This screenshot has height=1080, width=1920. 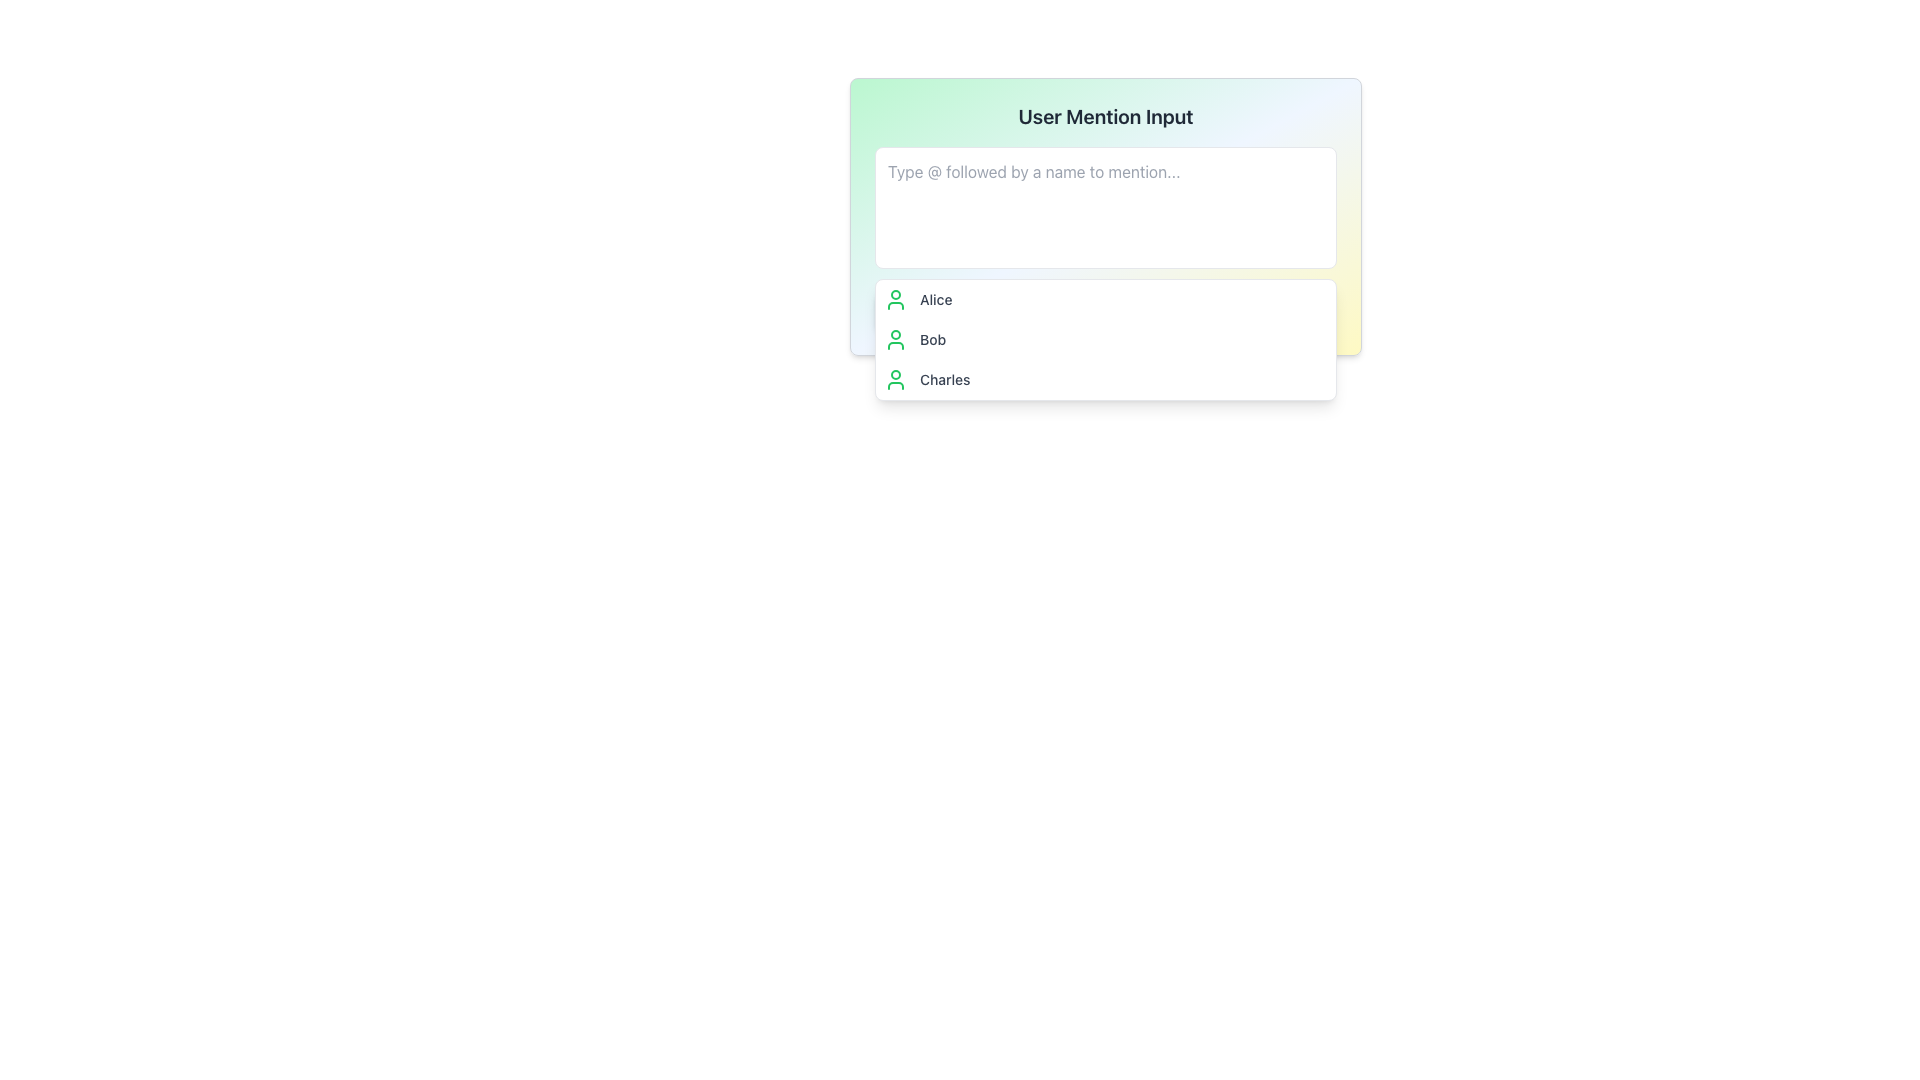 What do you see at coordinates (895, 300) in the screenshot?
I see `the user avatar icon styled as an outline of a person in green color, which is the first left-aligned icon in the list of user mentions next to the text 'Alice'` at bounding box center [895, 300].